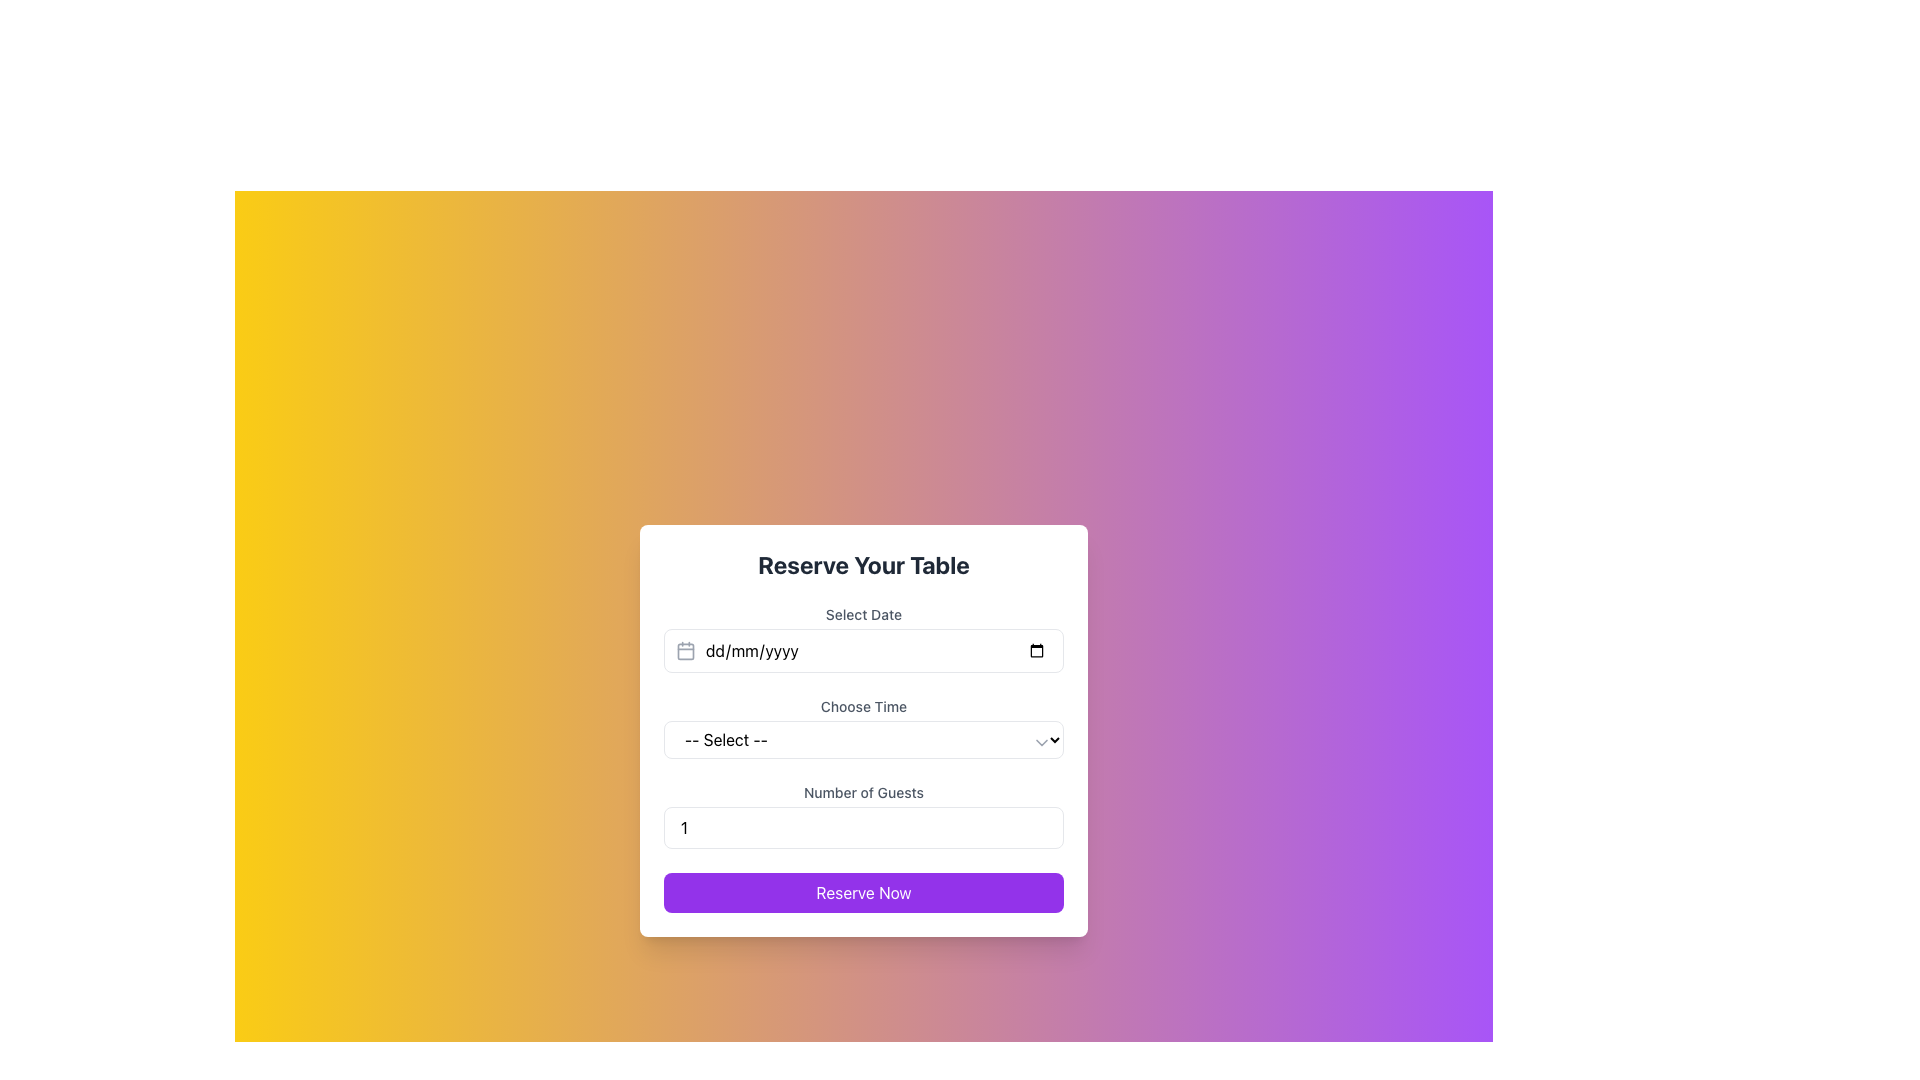  I want to click on the bold and large-sized heading 'Reserve Your Table' which is centered inside a white-rounded box at the top of the reservation form, so click(864, 564).